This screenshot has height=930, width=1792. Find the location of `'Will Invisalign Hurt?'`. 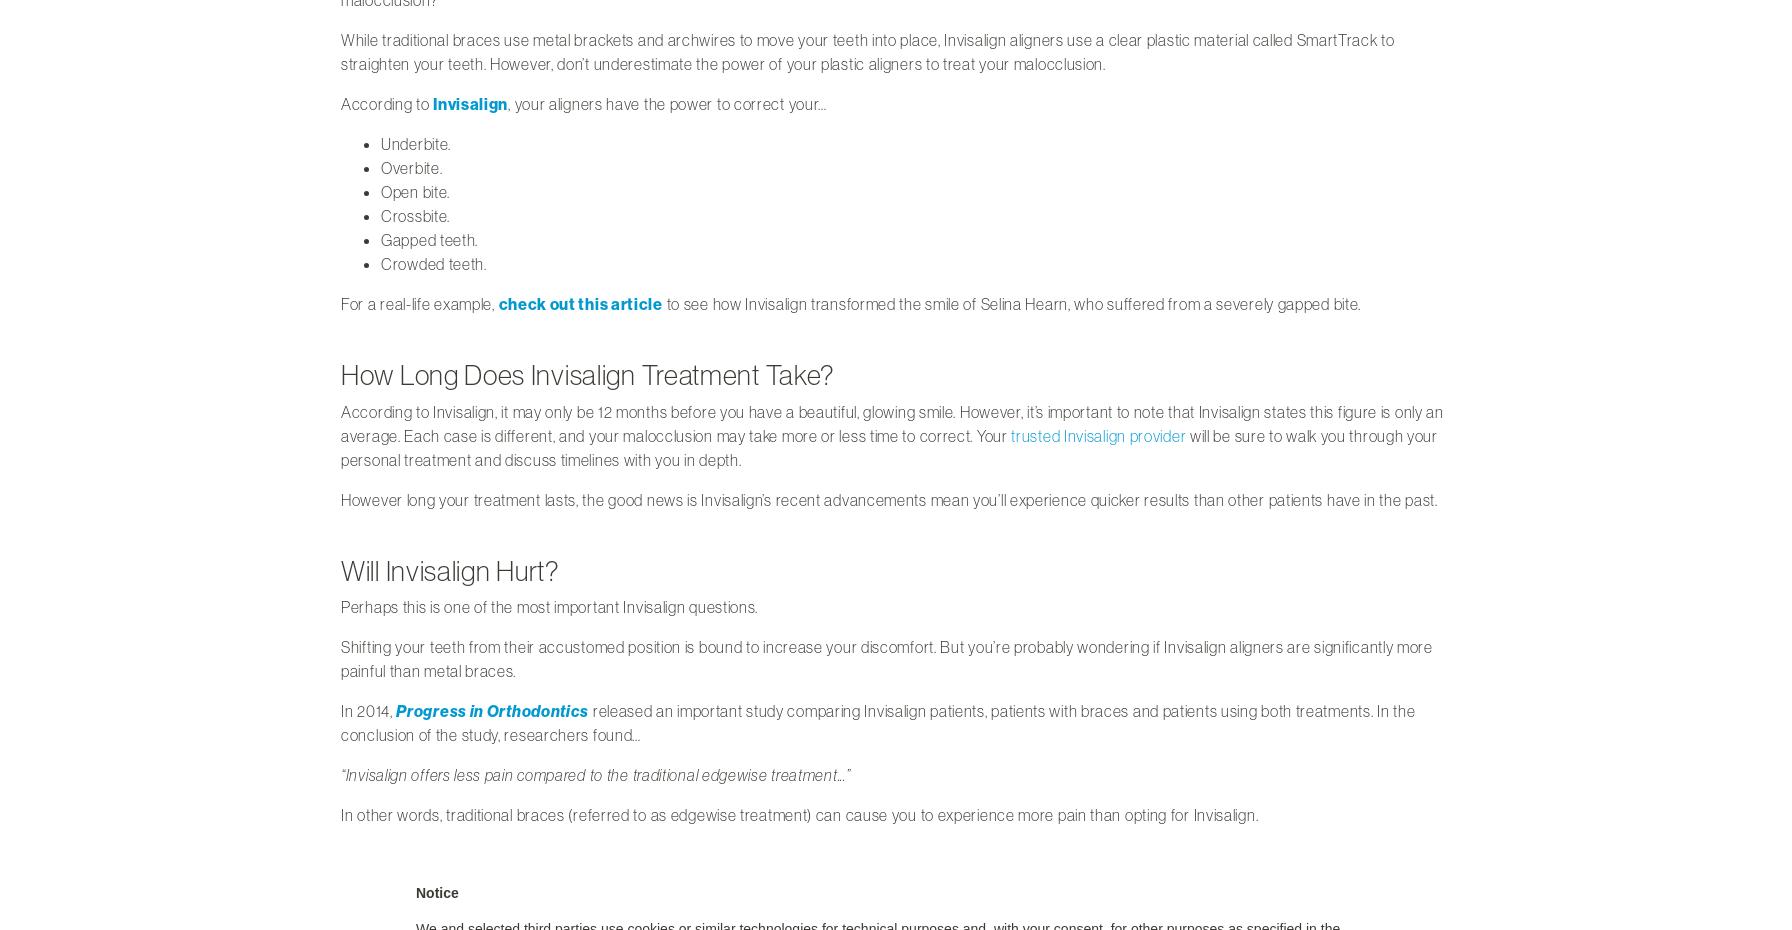

'Will Invisalign Hurt?' is located at coordinates (449, 569).